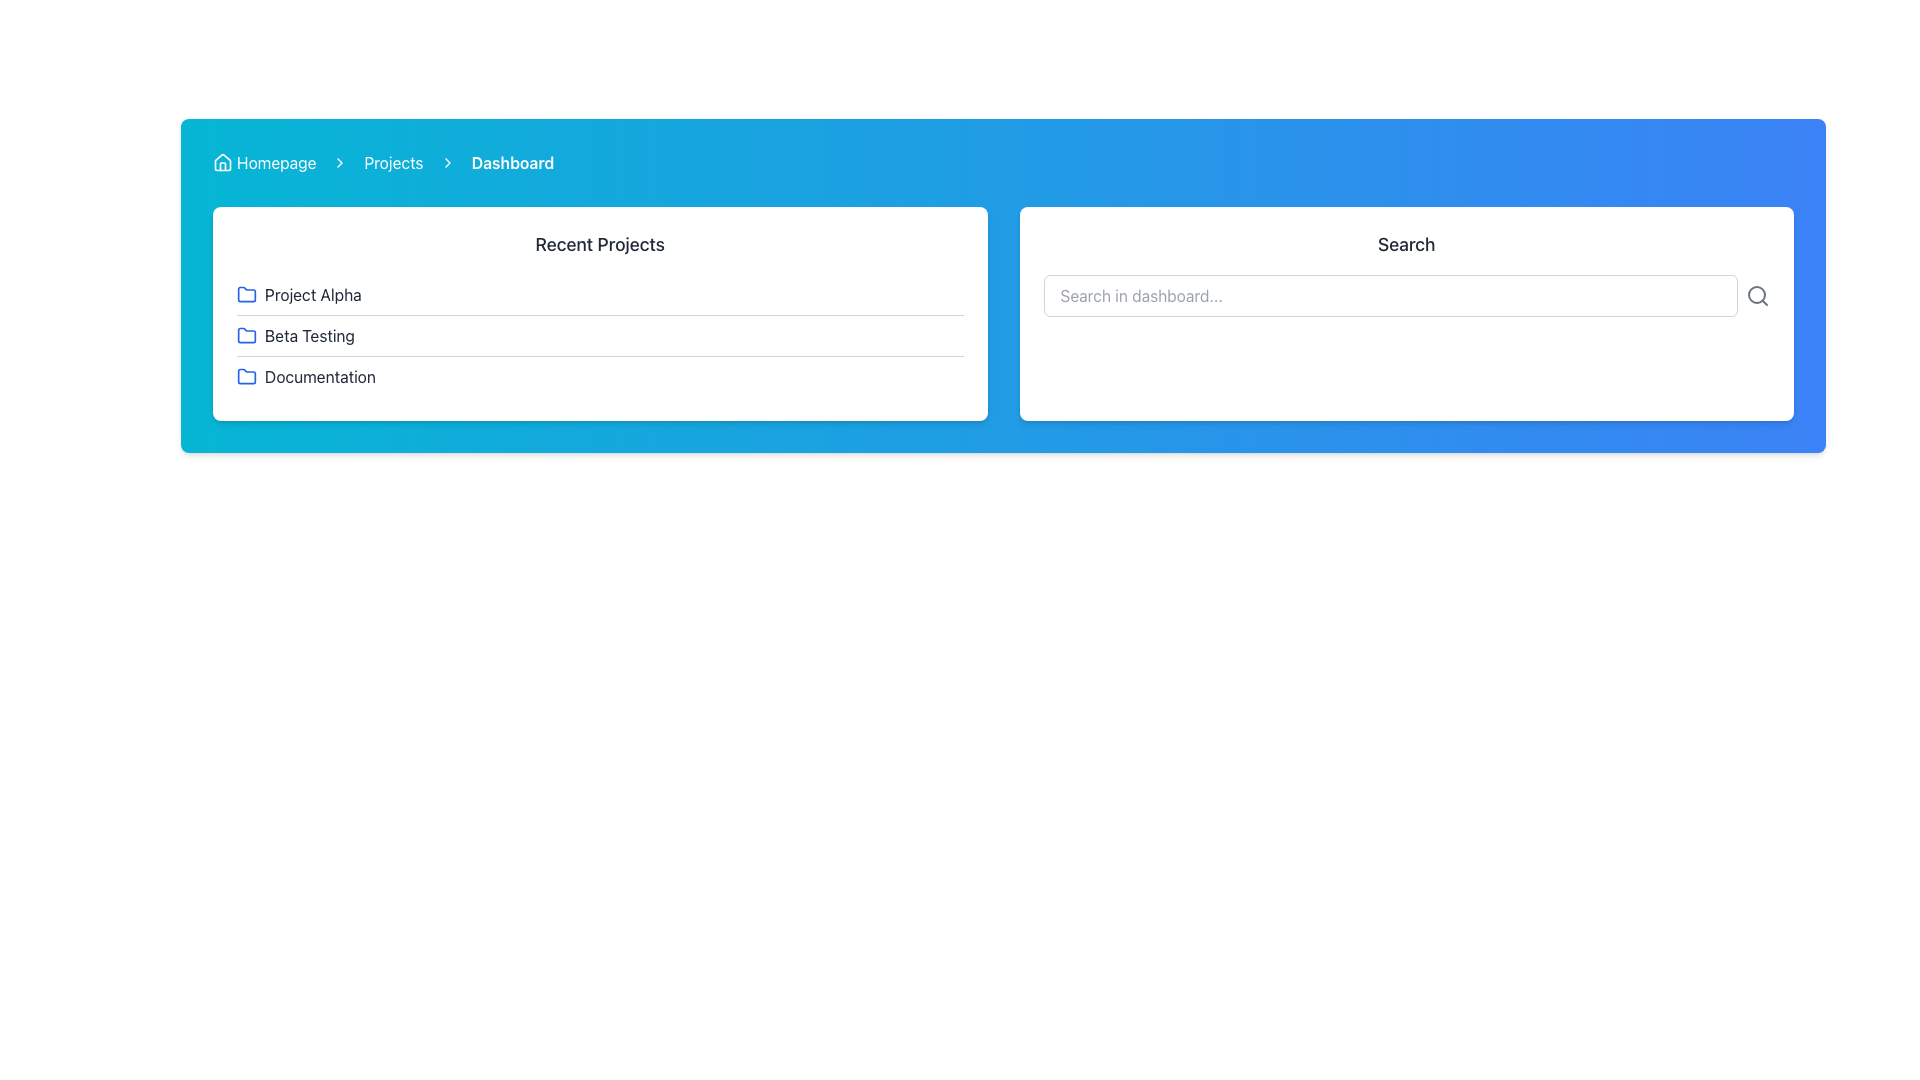 Image resolution: width=1920 pixels, height=1080 pixels. I want to click on the vector graphic segment of the folder icon representing the 'Documentation' item in the Recent Projects list, so click(245, 375).